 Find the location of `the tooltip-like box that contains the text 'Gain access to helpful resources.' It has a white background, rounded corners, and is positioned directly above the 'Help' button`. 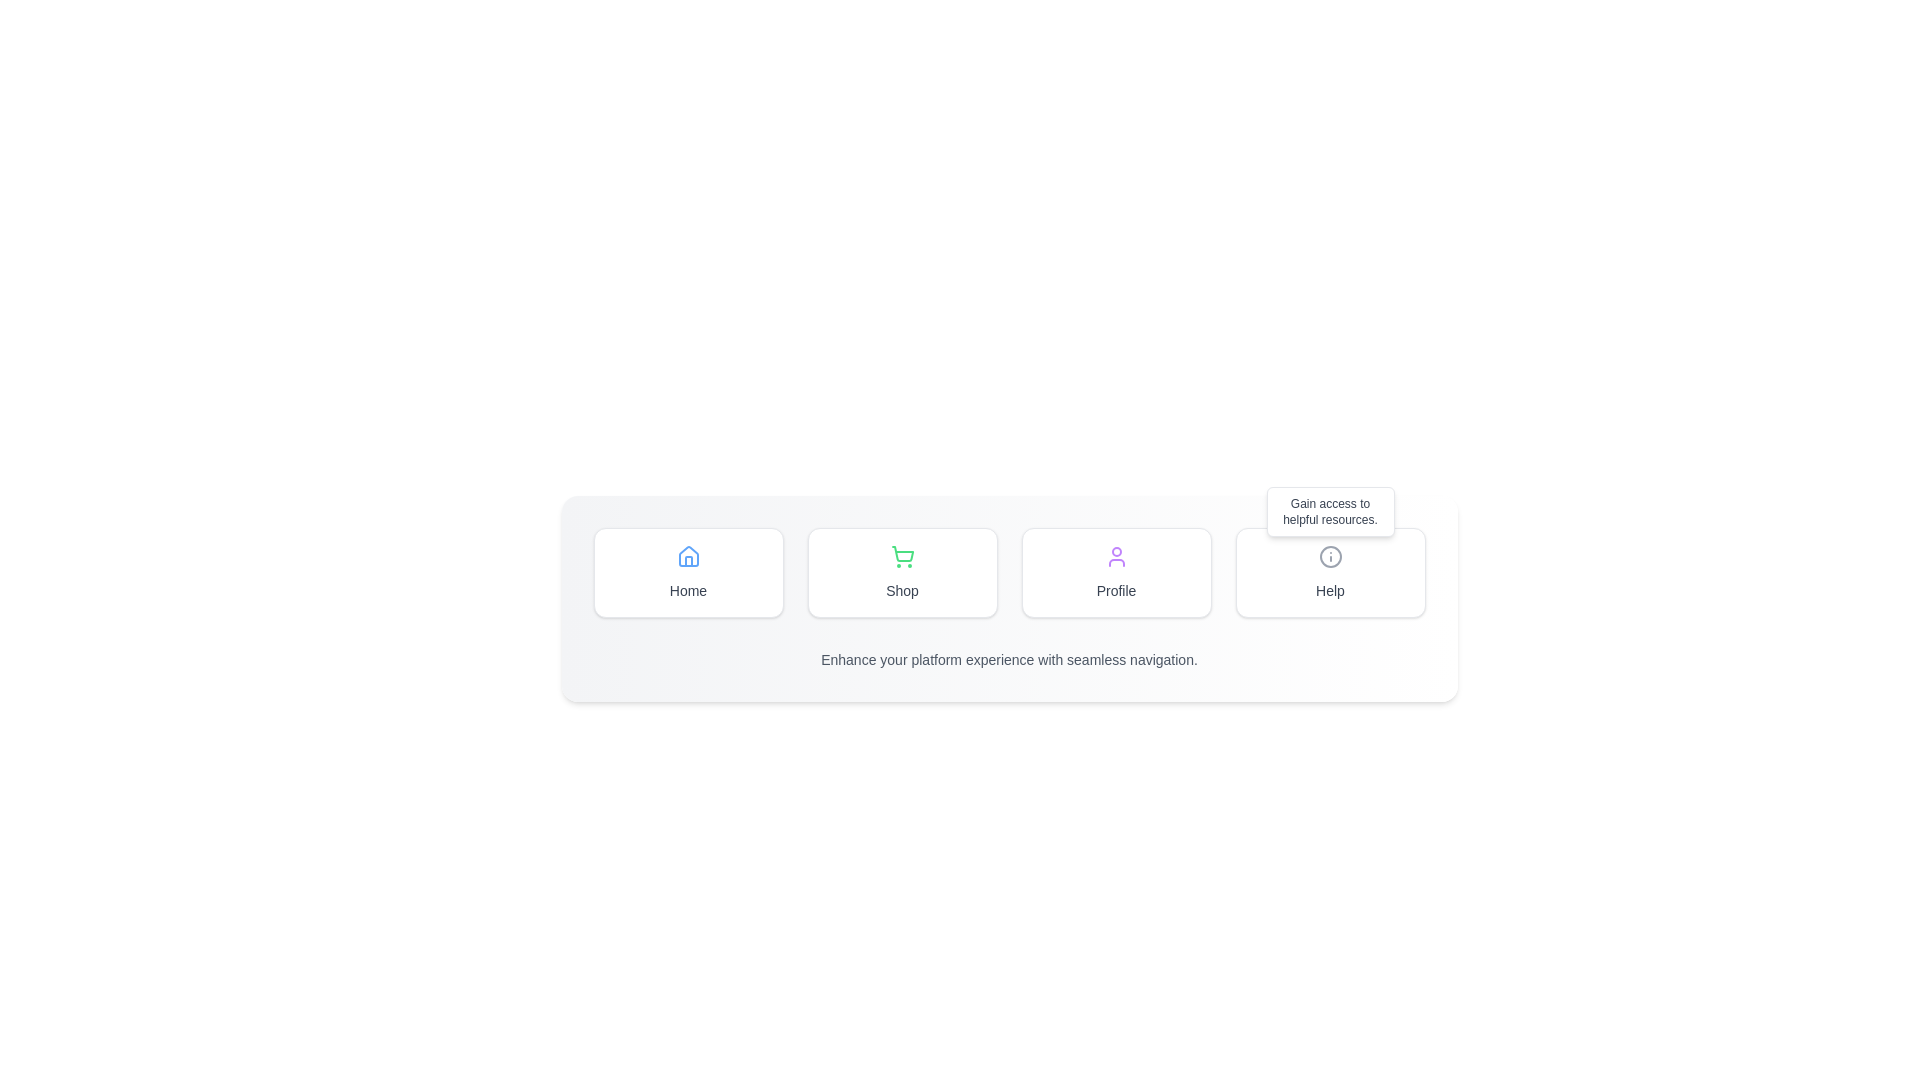

the tooltip-like box that contains the text 'Gain access to helpful resources.' It has a white background, rounded corners, and is positioned directly above the 'Help' button is located at coordinates (1330, 511).